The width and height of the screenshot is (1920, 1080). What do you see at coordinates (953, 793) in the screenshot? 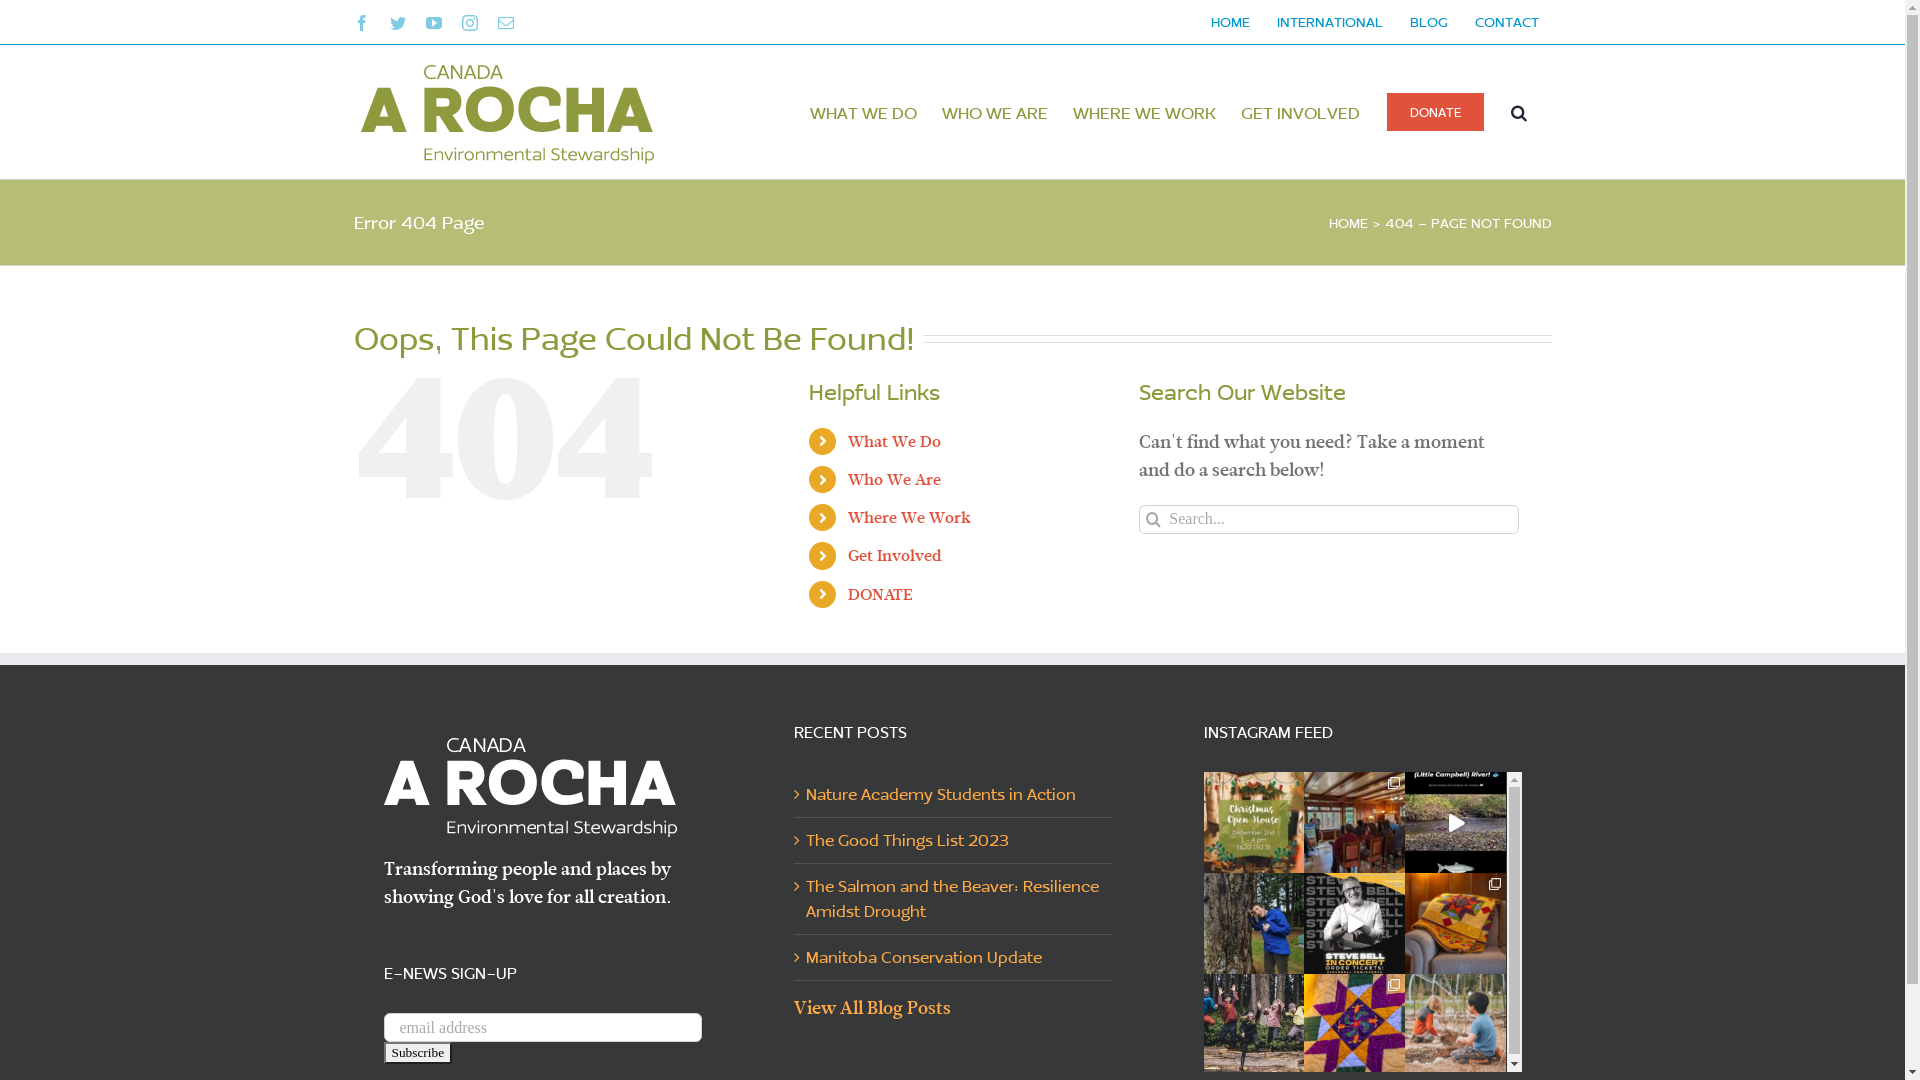
I see `'Nature Academy Students in Action'` at bounding box center [953, 793].